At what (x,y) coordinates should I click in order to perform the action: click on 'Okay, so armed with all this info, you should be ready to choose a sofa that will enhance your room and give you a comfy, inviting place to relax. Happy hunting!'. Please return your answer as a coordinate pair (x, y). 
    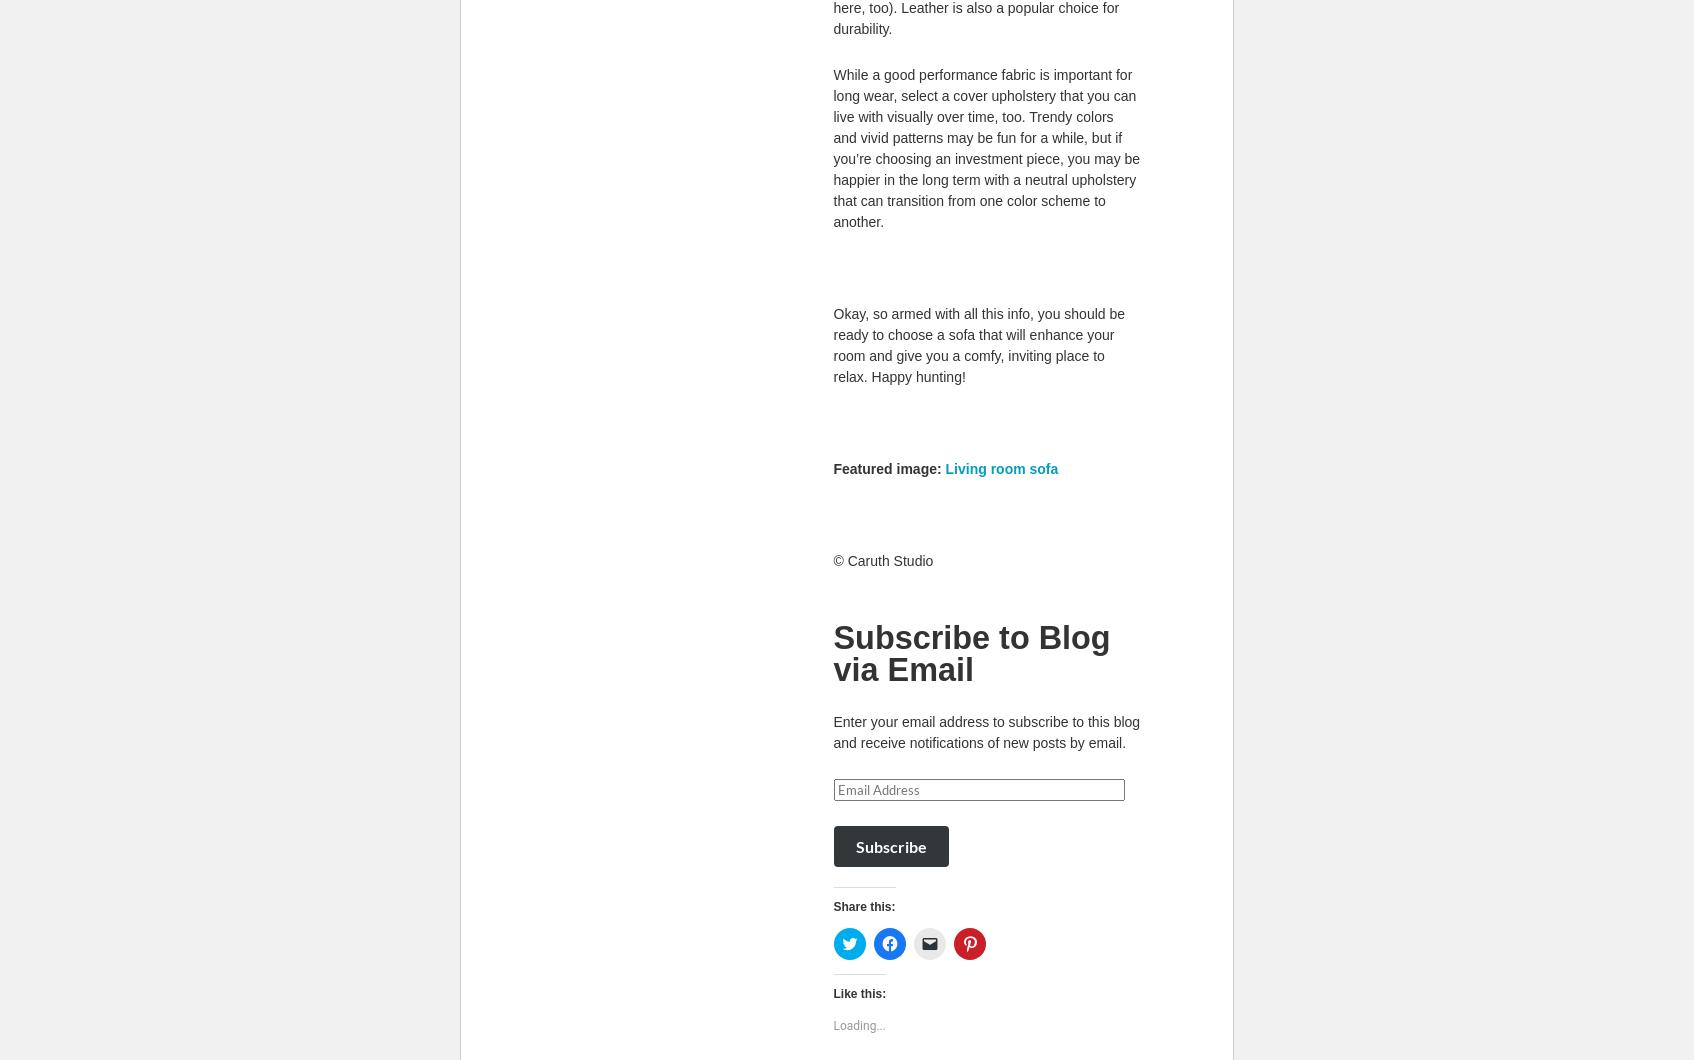
    Looking at the image, I should click on (977, 344).